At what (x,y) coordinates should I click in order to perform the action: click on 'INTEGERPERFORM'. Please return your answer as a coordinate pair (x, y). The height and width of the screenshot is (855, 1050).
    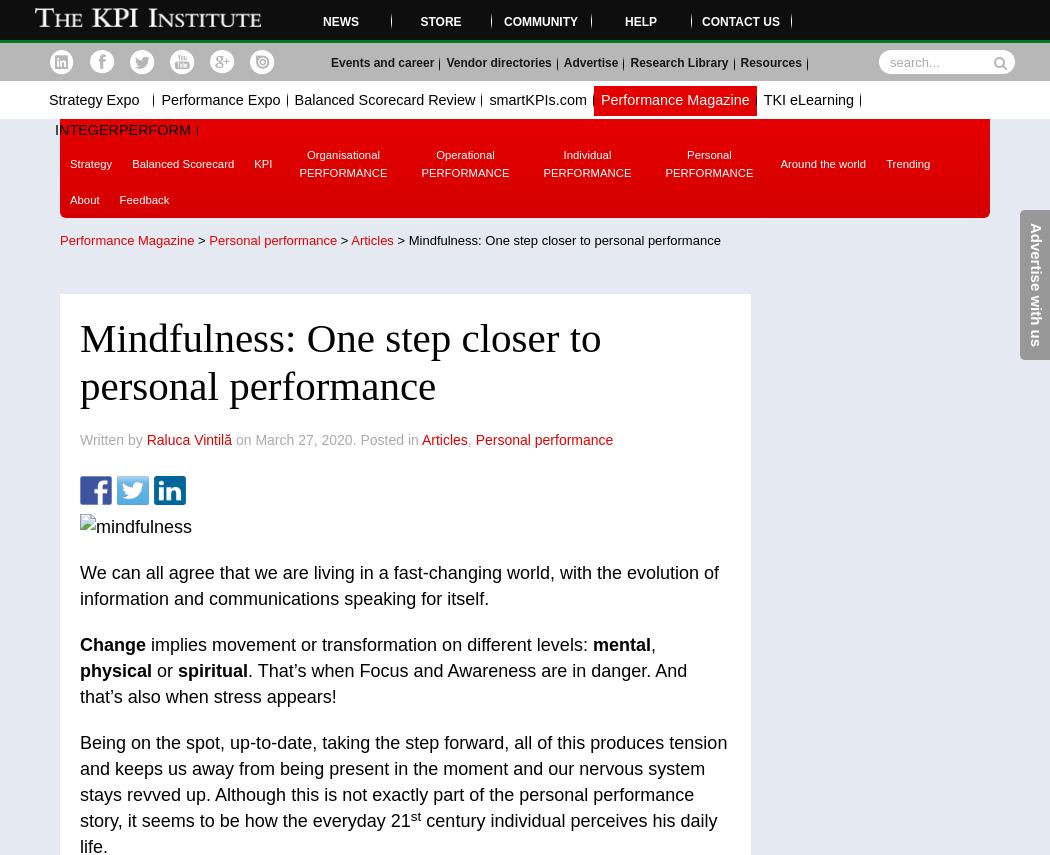
    Looking at the image, I should click on (121, 128).